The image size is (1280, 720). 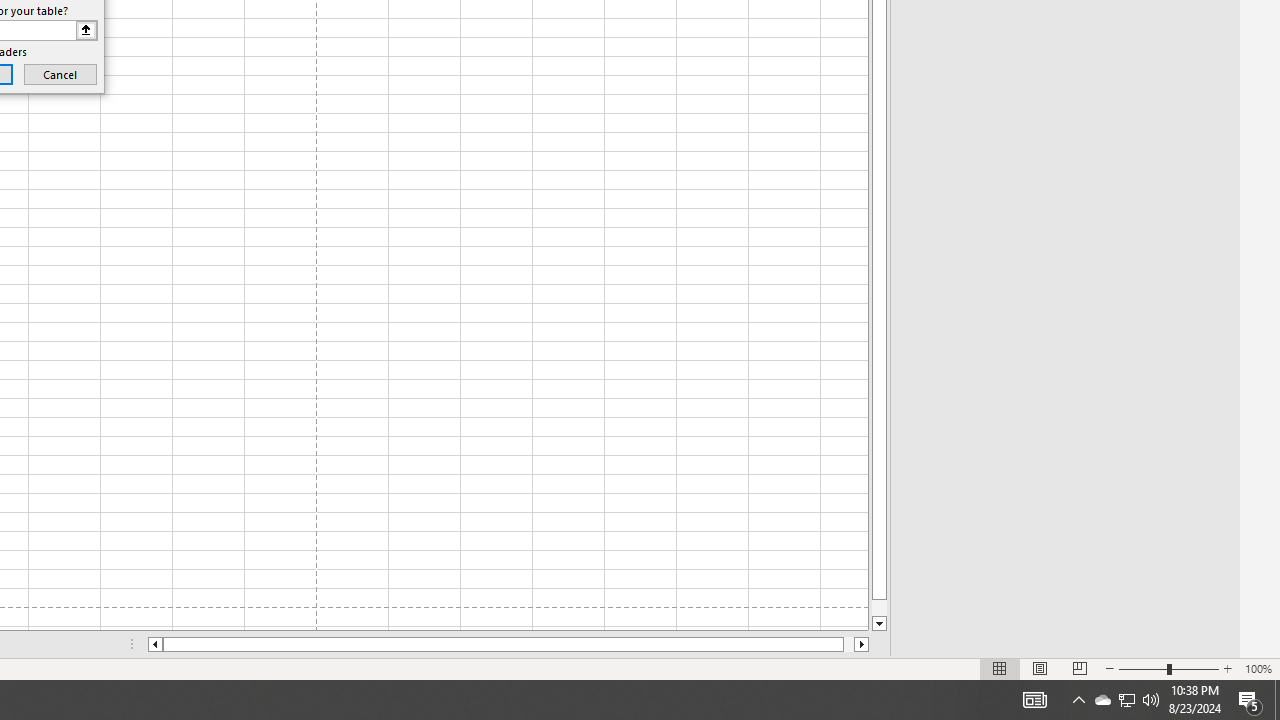 What do you see at coordinates (848, 644) in the screenshot?
I see `'Page right'` at bounding box center [848, 644].